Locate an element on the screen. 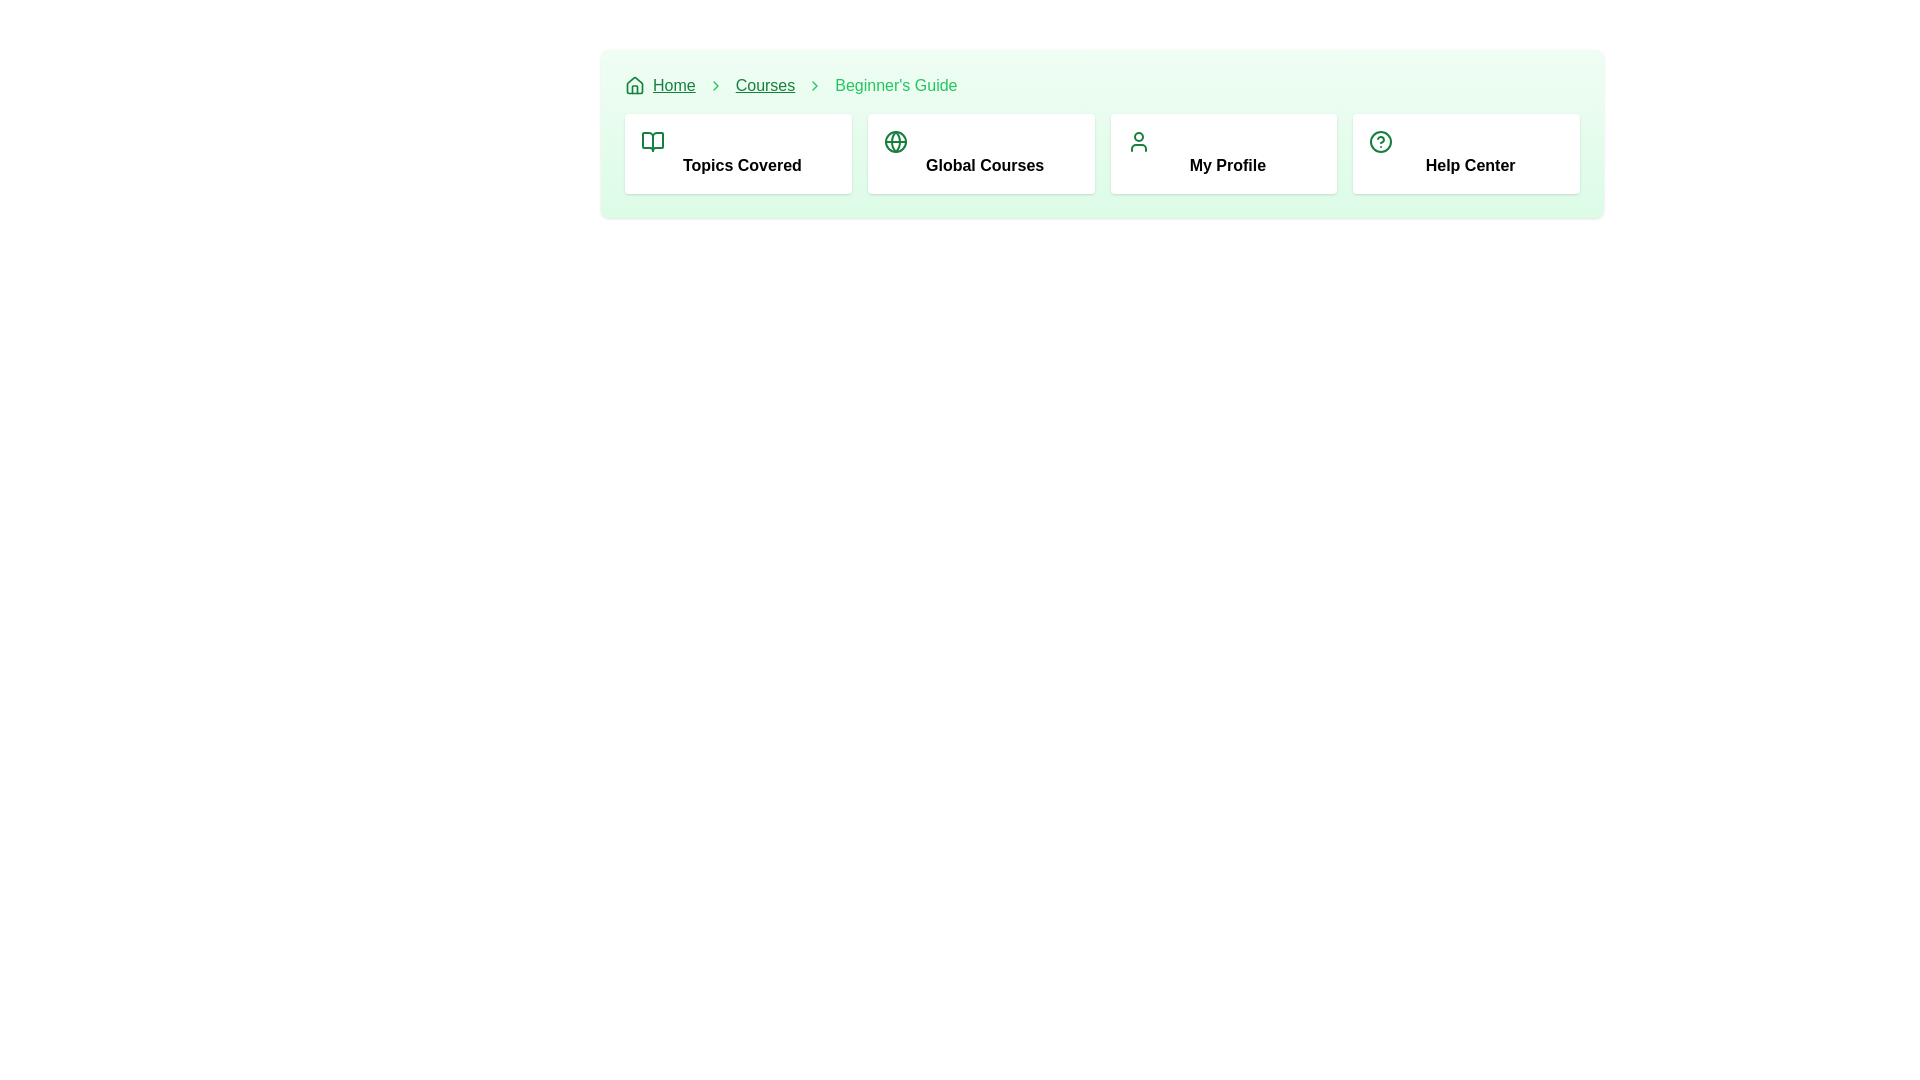 The image size is (1920, 1080). the 'Courses' hyperlink in the breadcrumb navigation bar to change its color is located at coordinates (764, 84).